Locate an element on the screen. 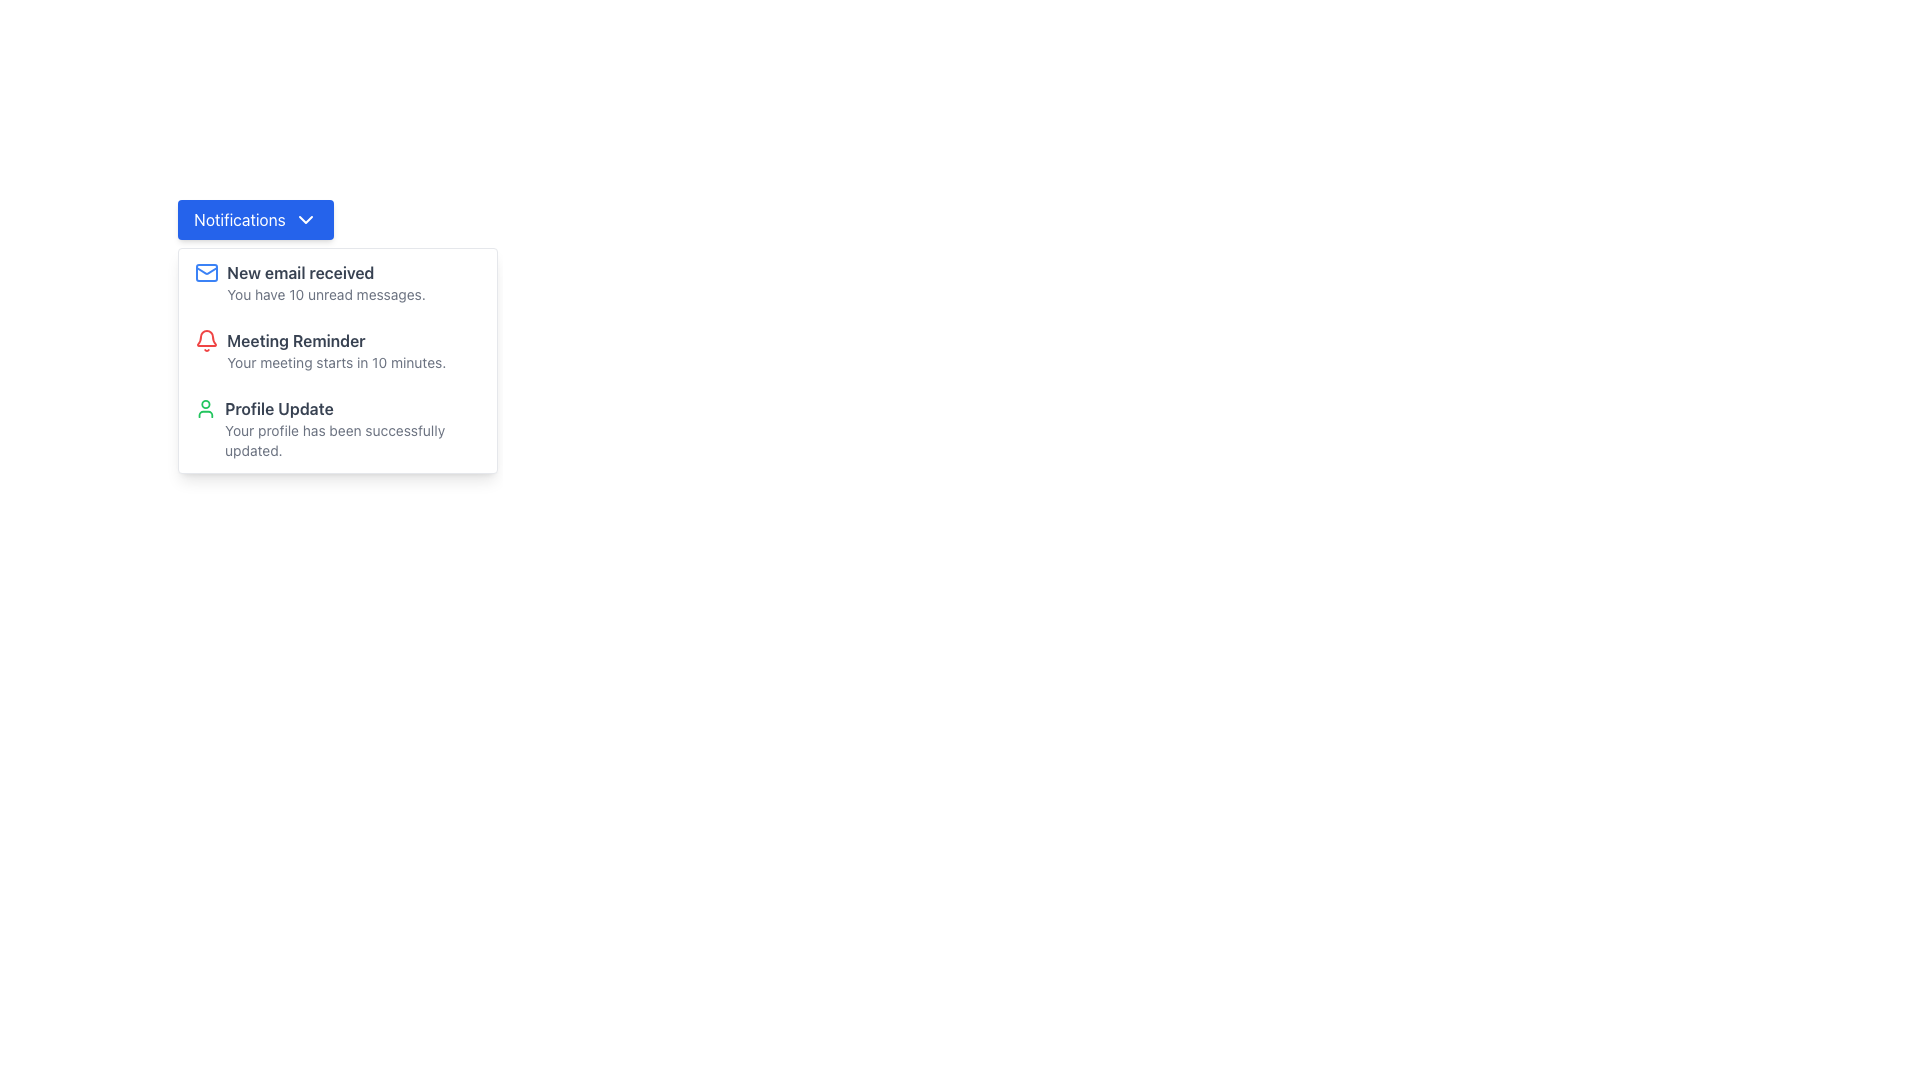  message from the text display element that shows 'Your profile has been successfully updated.' located below the 'Profile Update' title in the notification dropdown panel is located at coordinates (353, 439).